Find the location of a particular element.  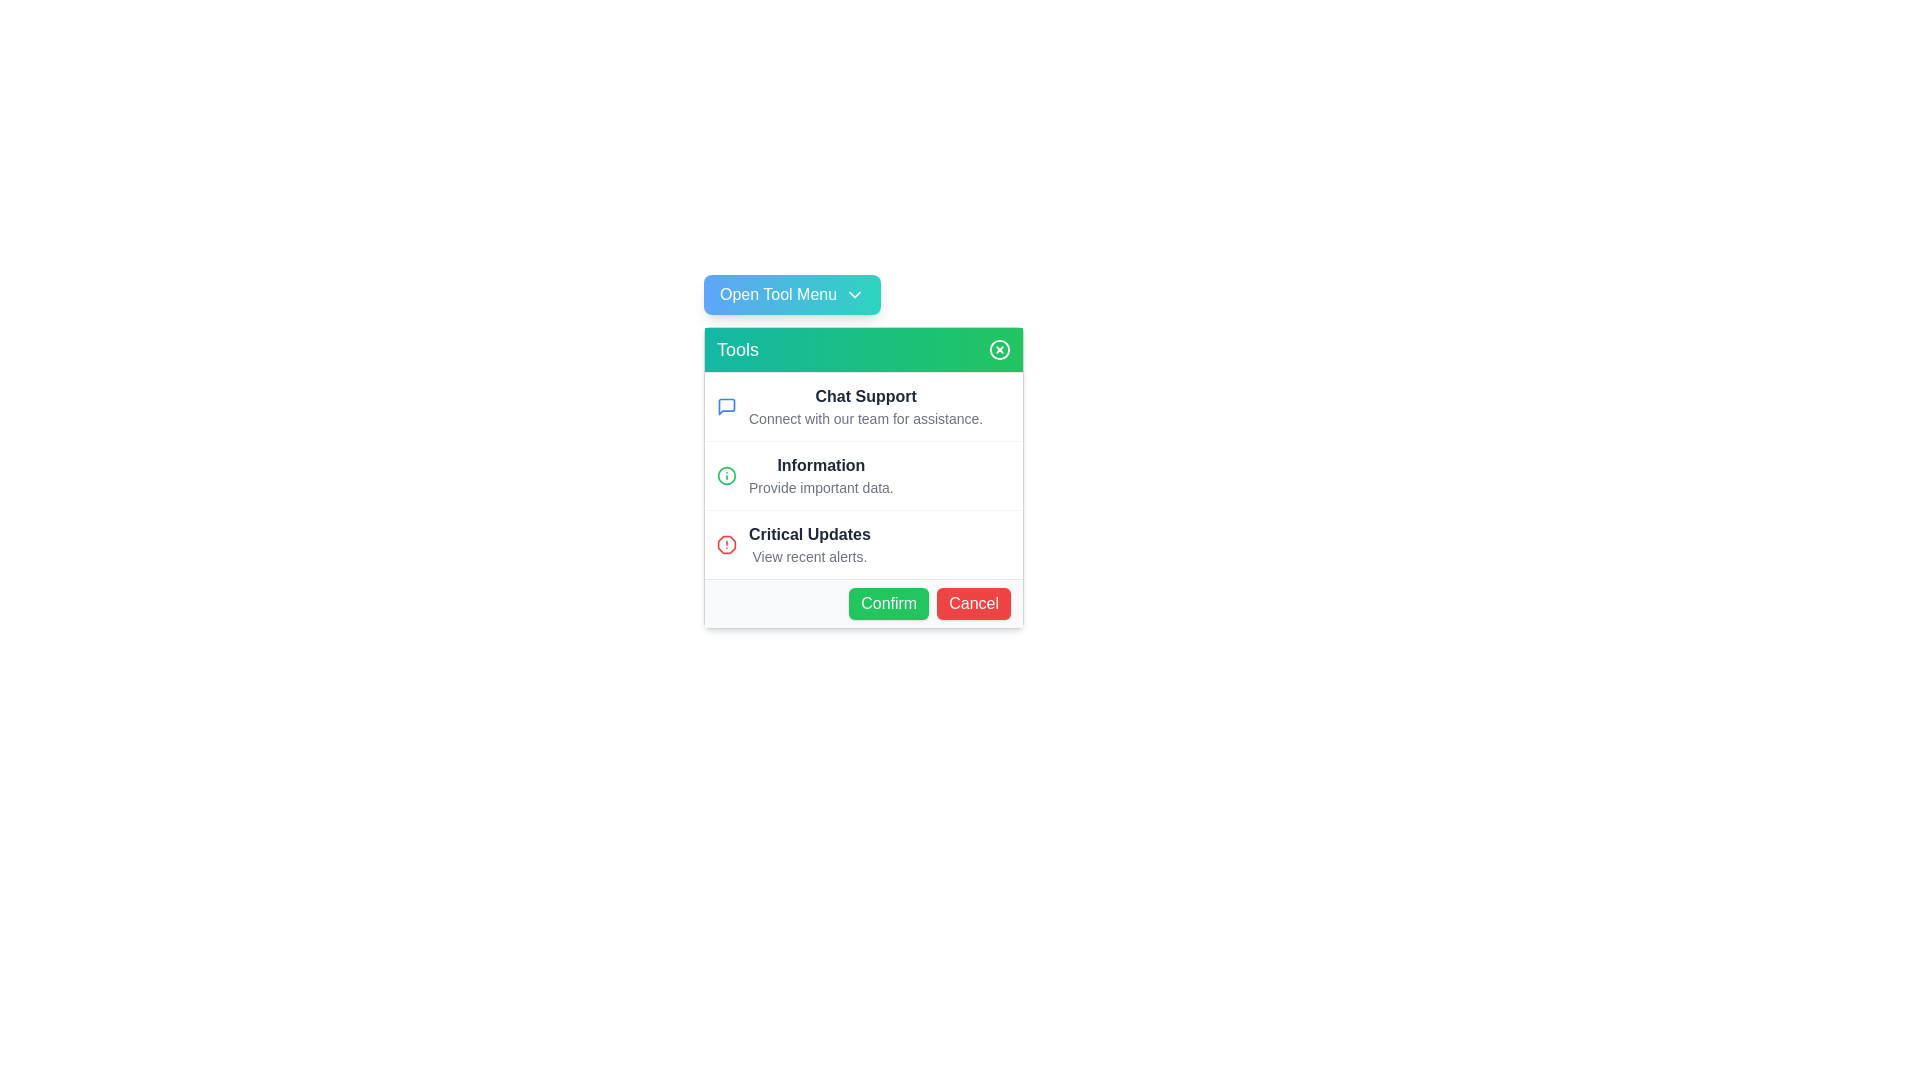

the text label indicating the feature to connect with support, located at the top of the 'Tools' dialog box is located at coordinates (866, 397).